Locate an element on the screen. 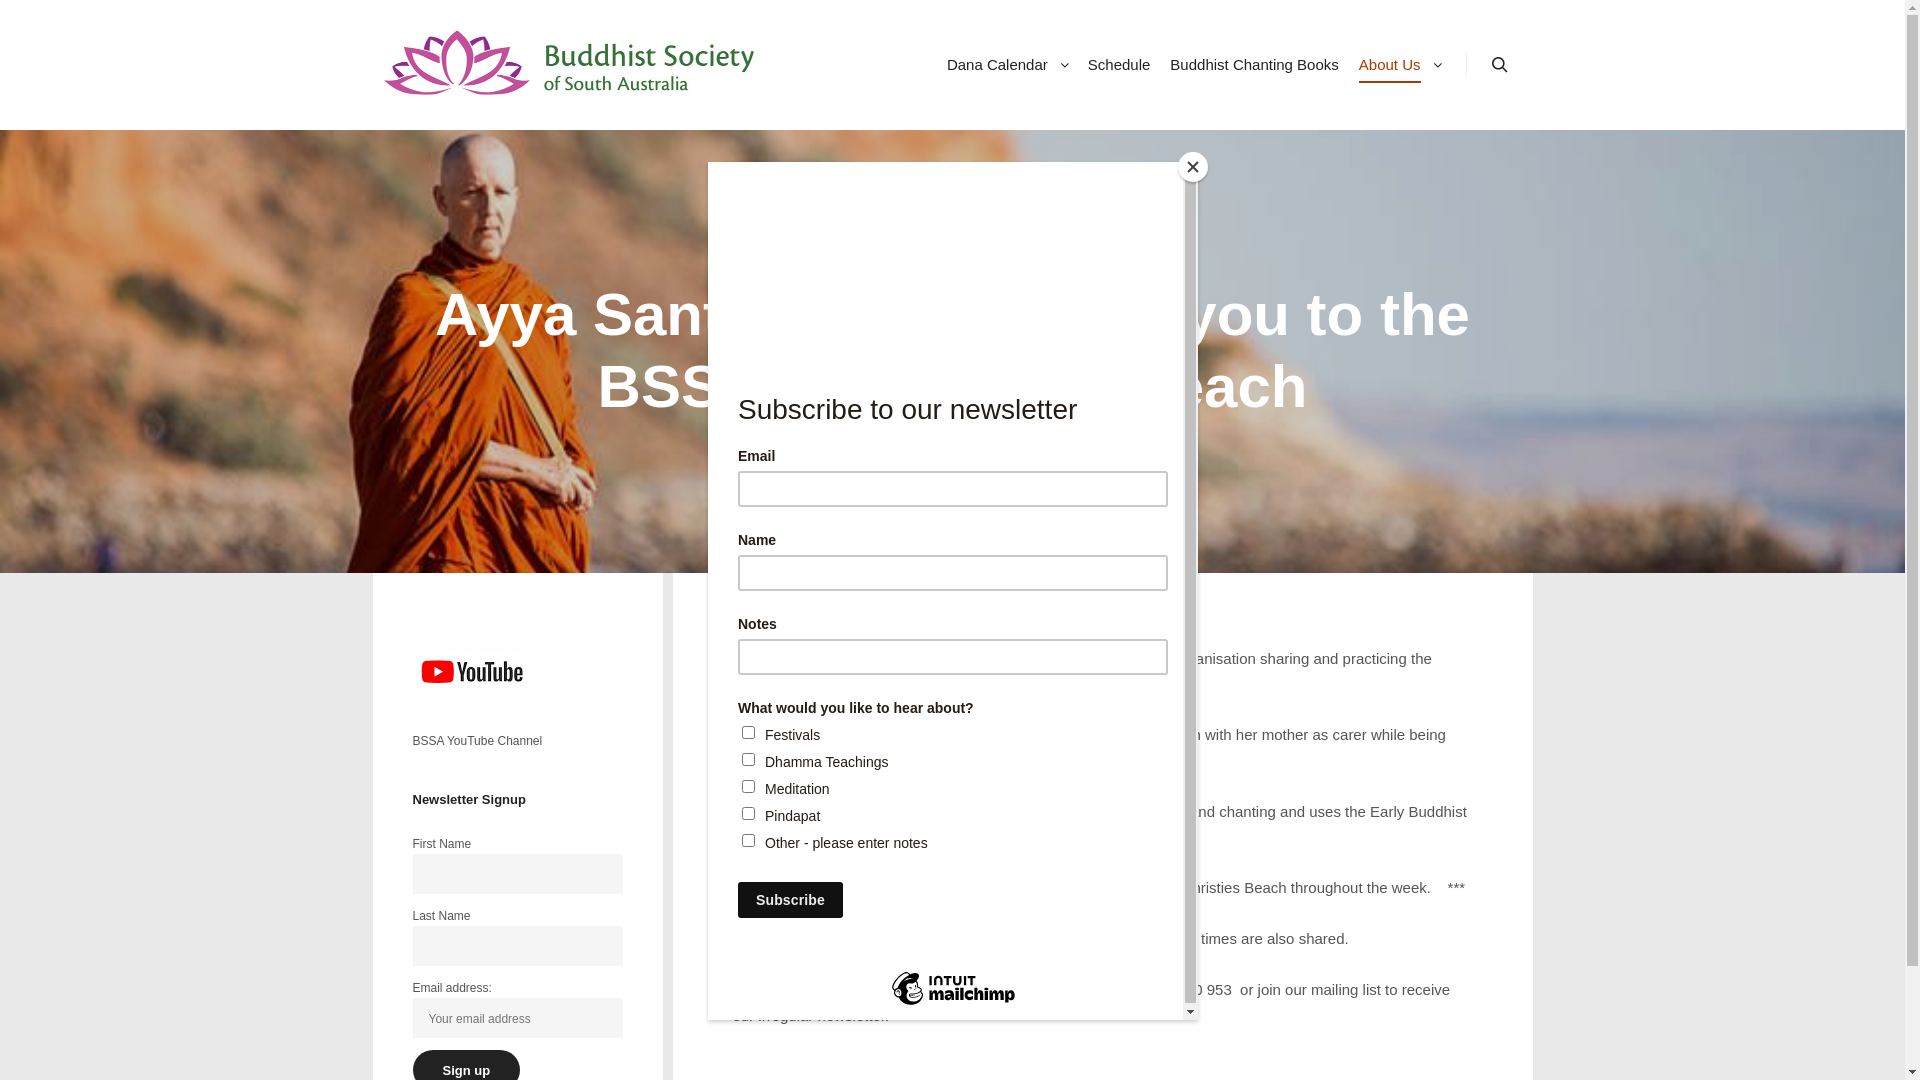 Image resolution: width=1920 pixels, height=1080 pixels. 'Buddhist Chanting Books' is located at coordinates (1252, 63).